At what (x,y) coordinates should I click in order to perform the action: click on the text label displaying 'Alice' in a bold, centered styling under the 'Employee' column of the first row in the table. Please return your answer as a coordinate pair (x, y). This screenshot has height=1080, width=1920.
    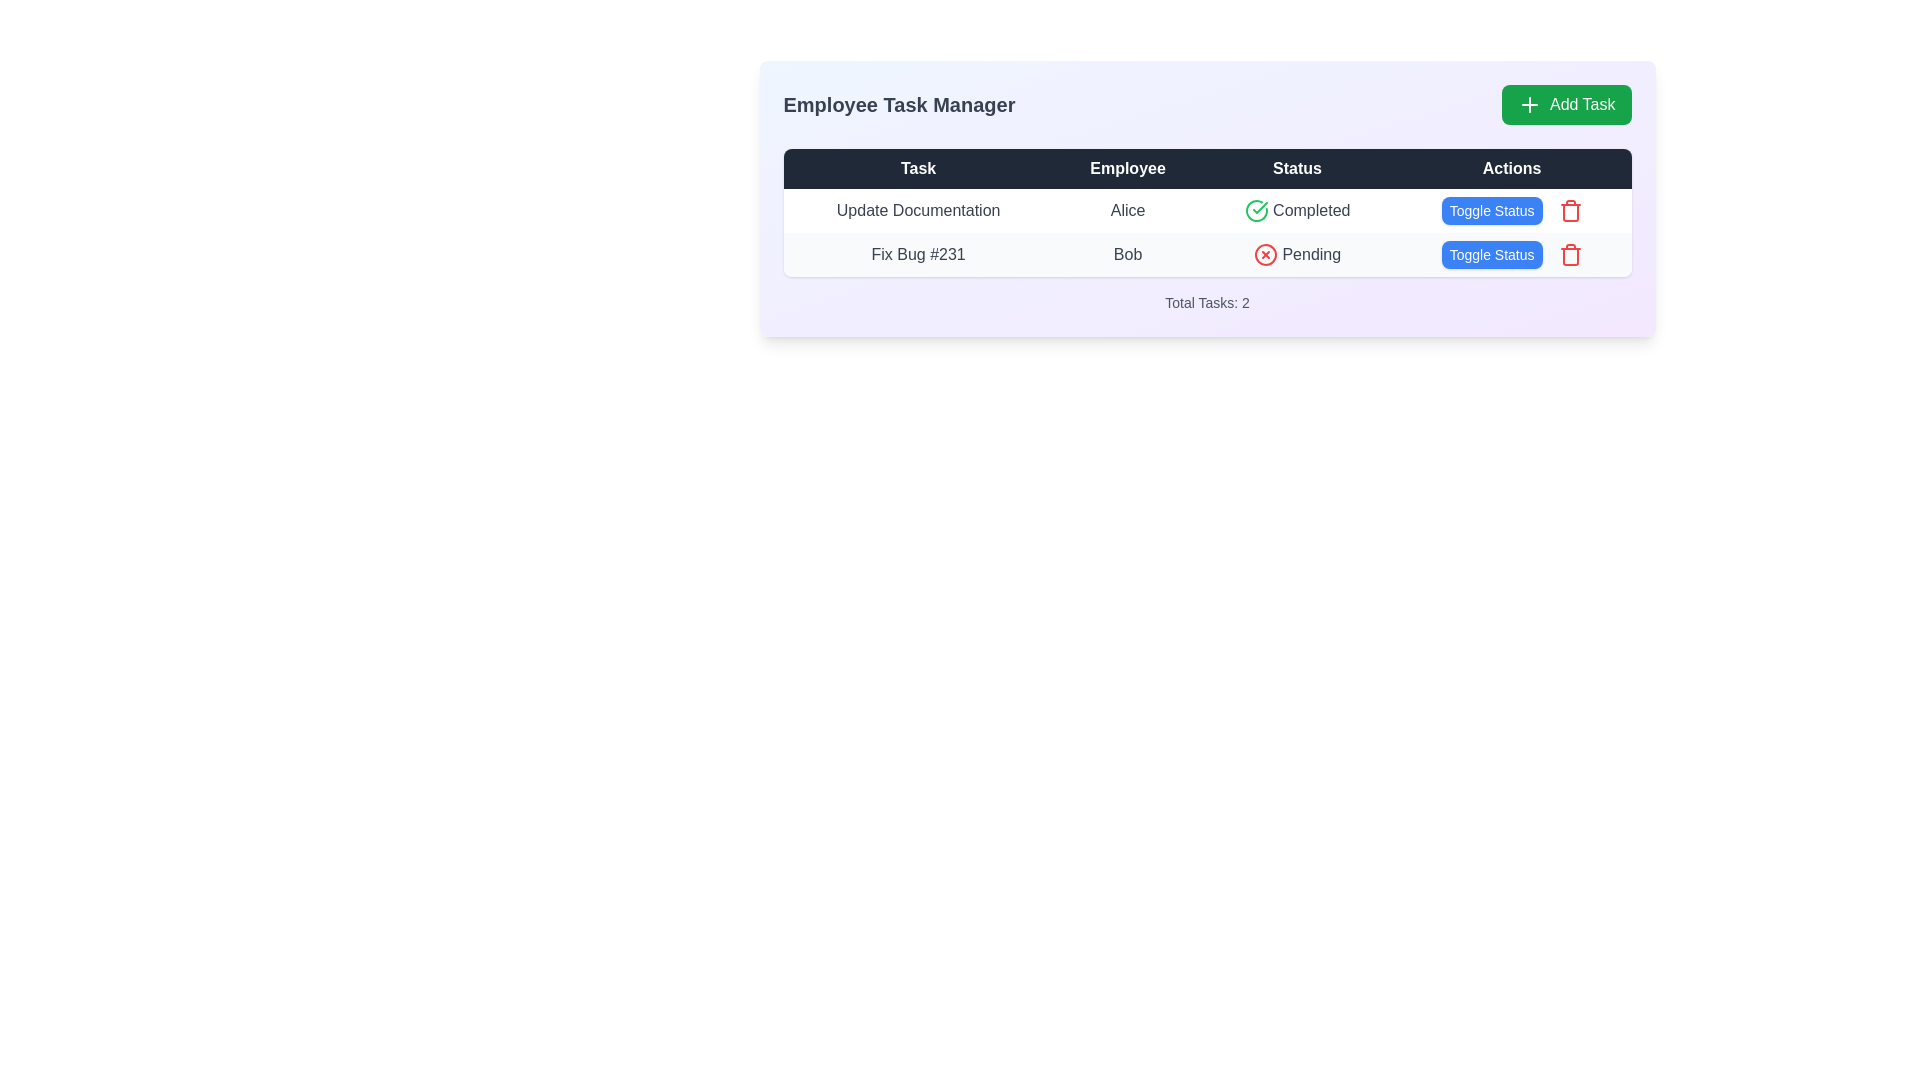
    Looking at the image, I should click on (1128, 211).